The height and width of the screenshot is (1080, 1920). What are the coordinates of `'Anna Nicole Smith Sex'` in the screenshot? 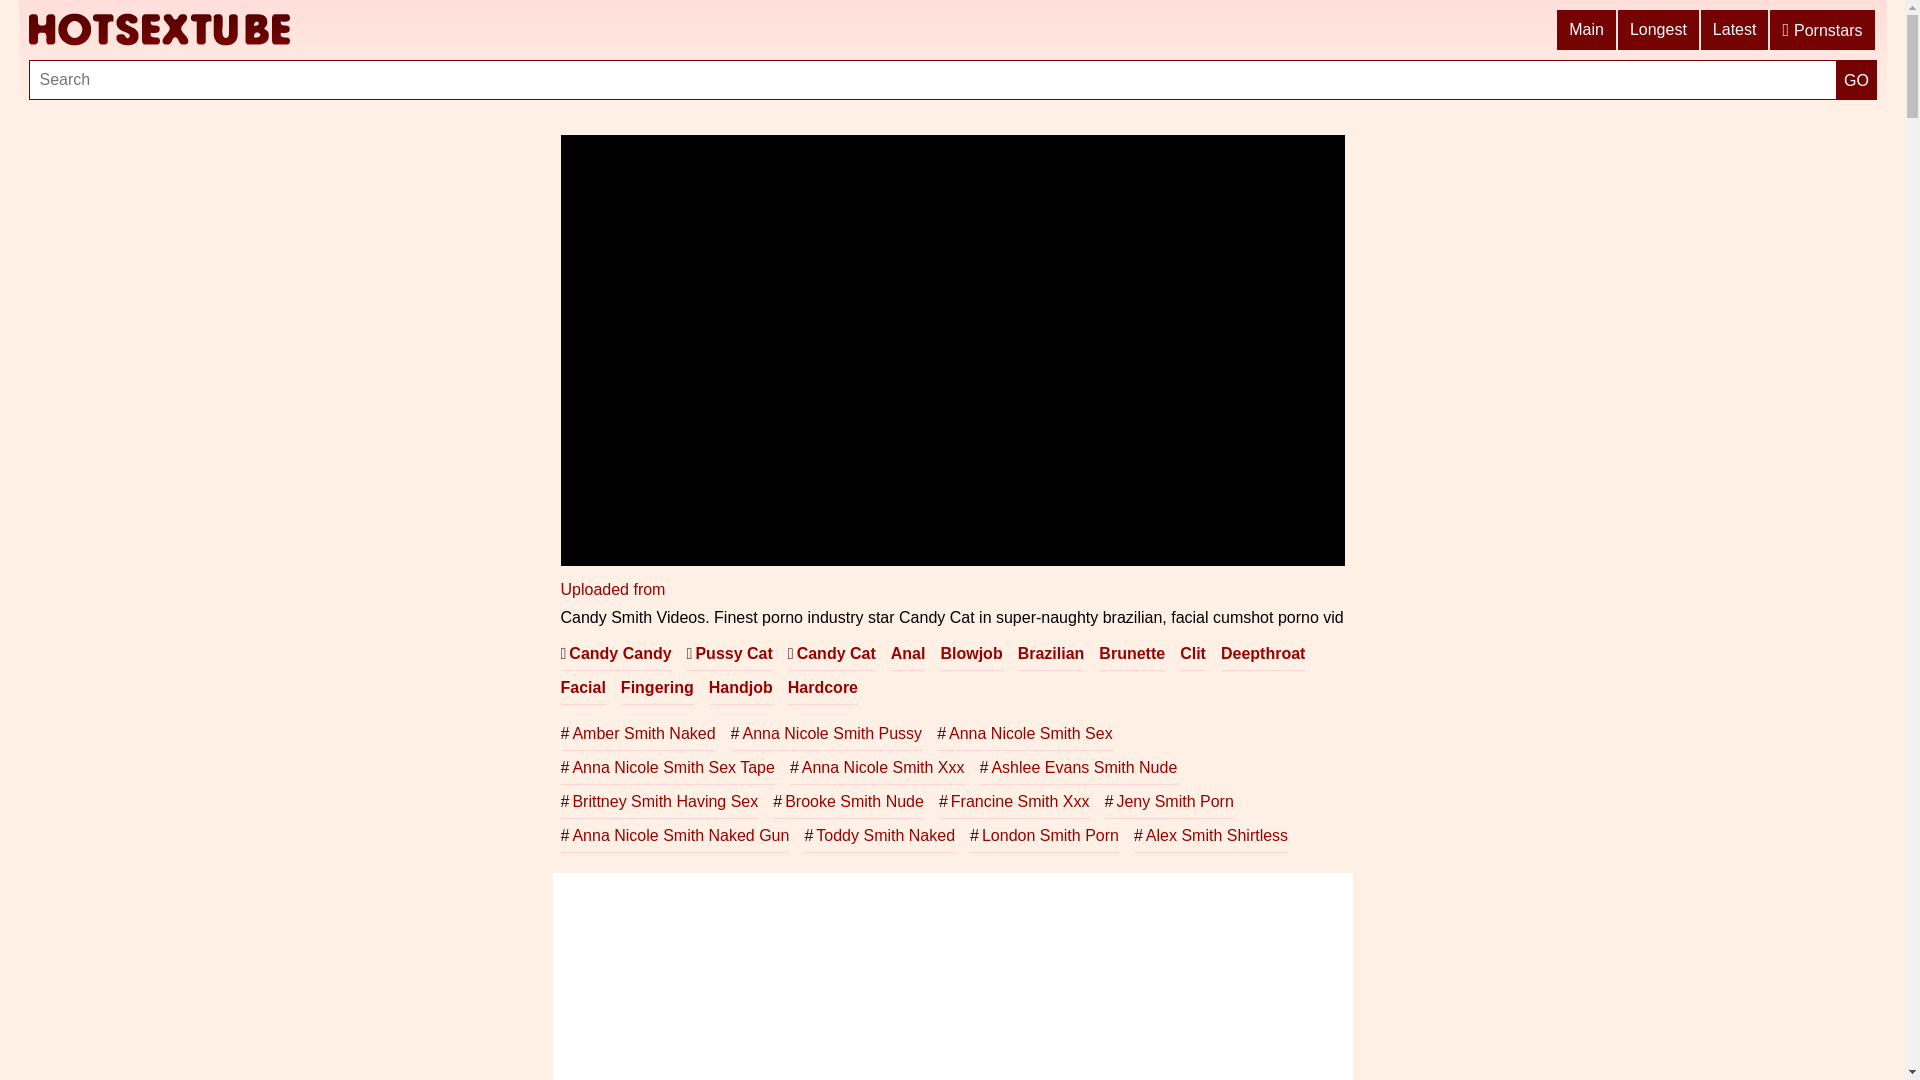 It's located at (1025, 733).